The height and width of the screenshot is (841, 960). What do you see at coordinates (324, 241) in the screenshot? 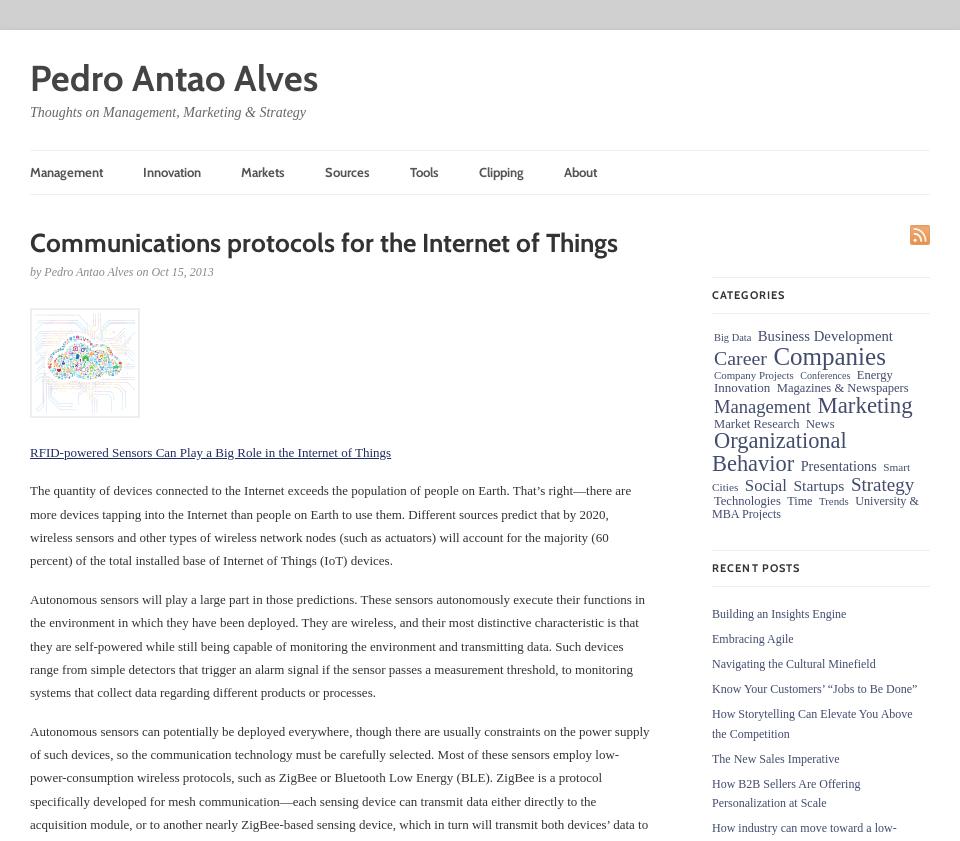
I see `'Communications protocols for the Internet of Things'` at bounding box center [324, 241].